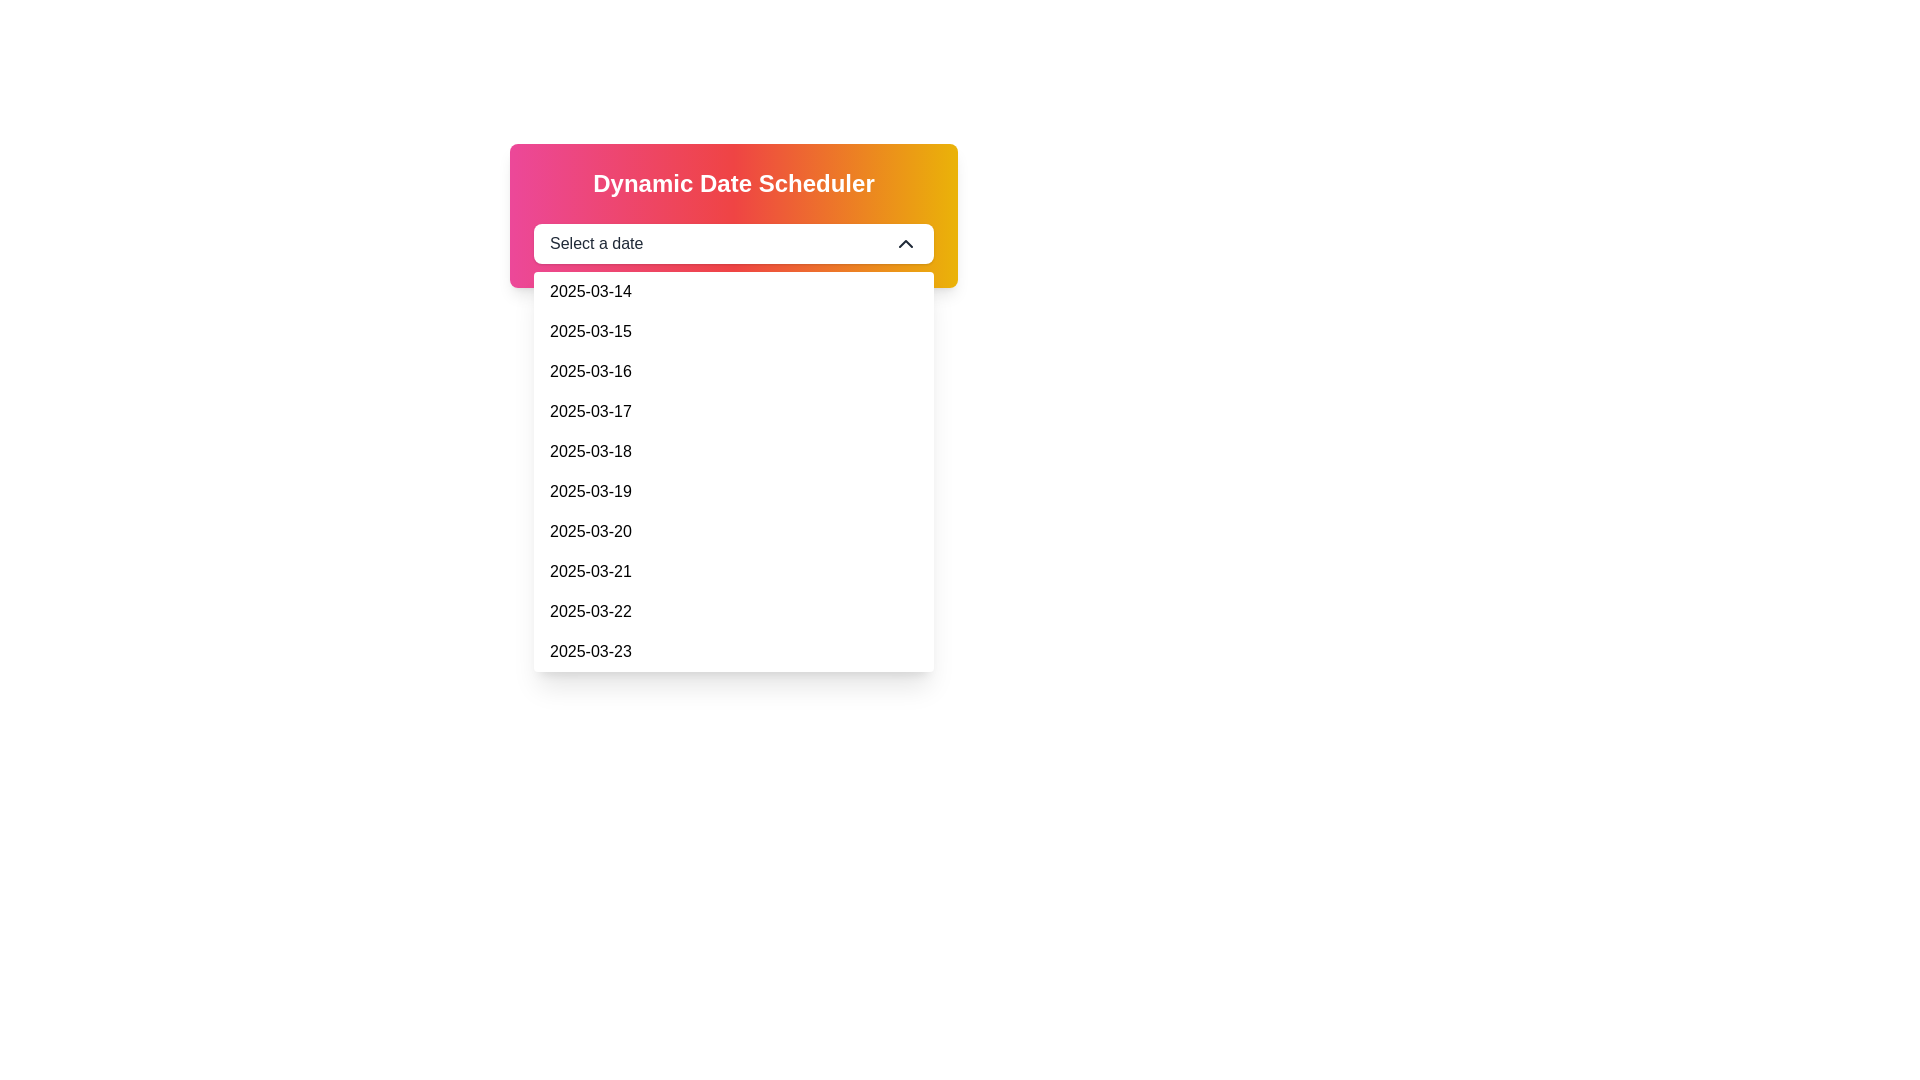 This screenshot has height=1080, width=1920. I want to click on the label prompting the user to select a date in the 'Dynamic Date Scheduler' dropdown, which is centered horizontally in the dropdown's header section, so click(595, 242).